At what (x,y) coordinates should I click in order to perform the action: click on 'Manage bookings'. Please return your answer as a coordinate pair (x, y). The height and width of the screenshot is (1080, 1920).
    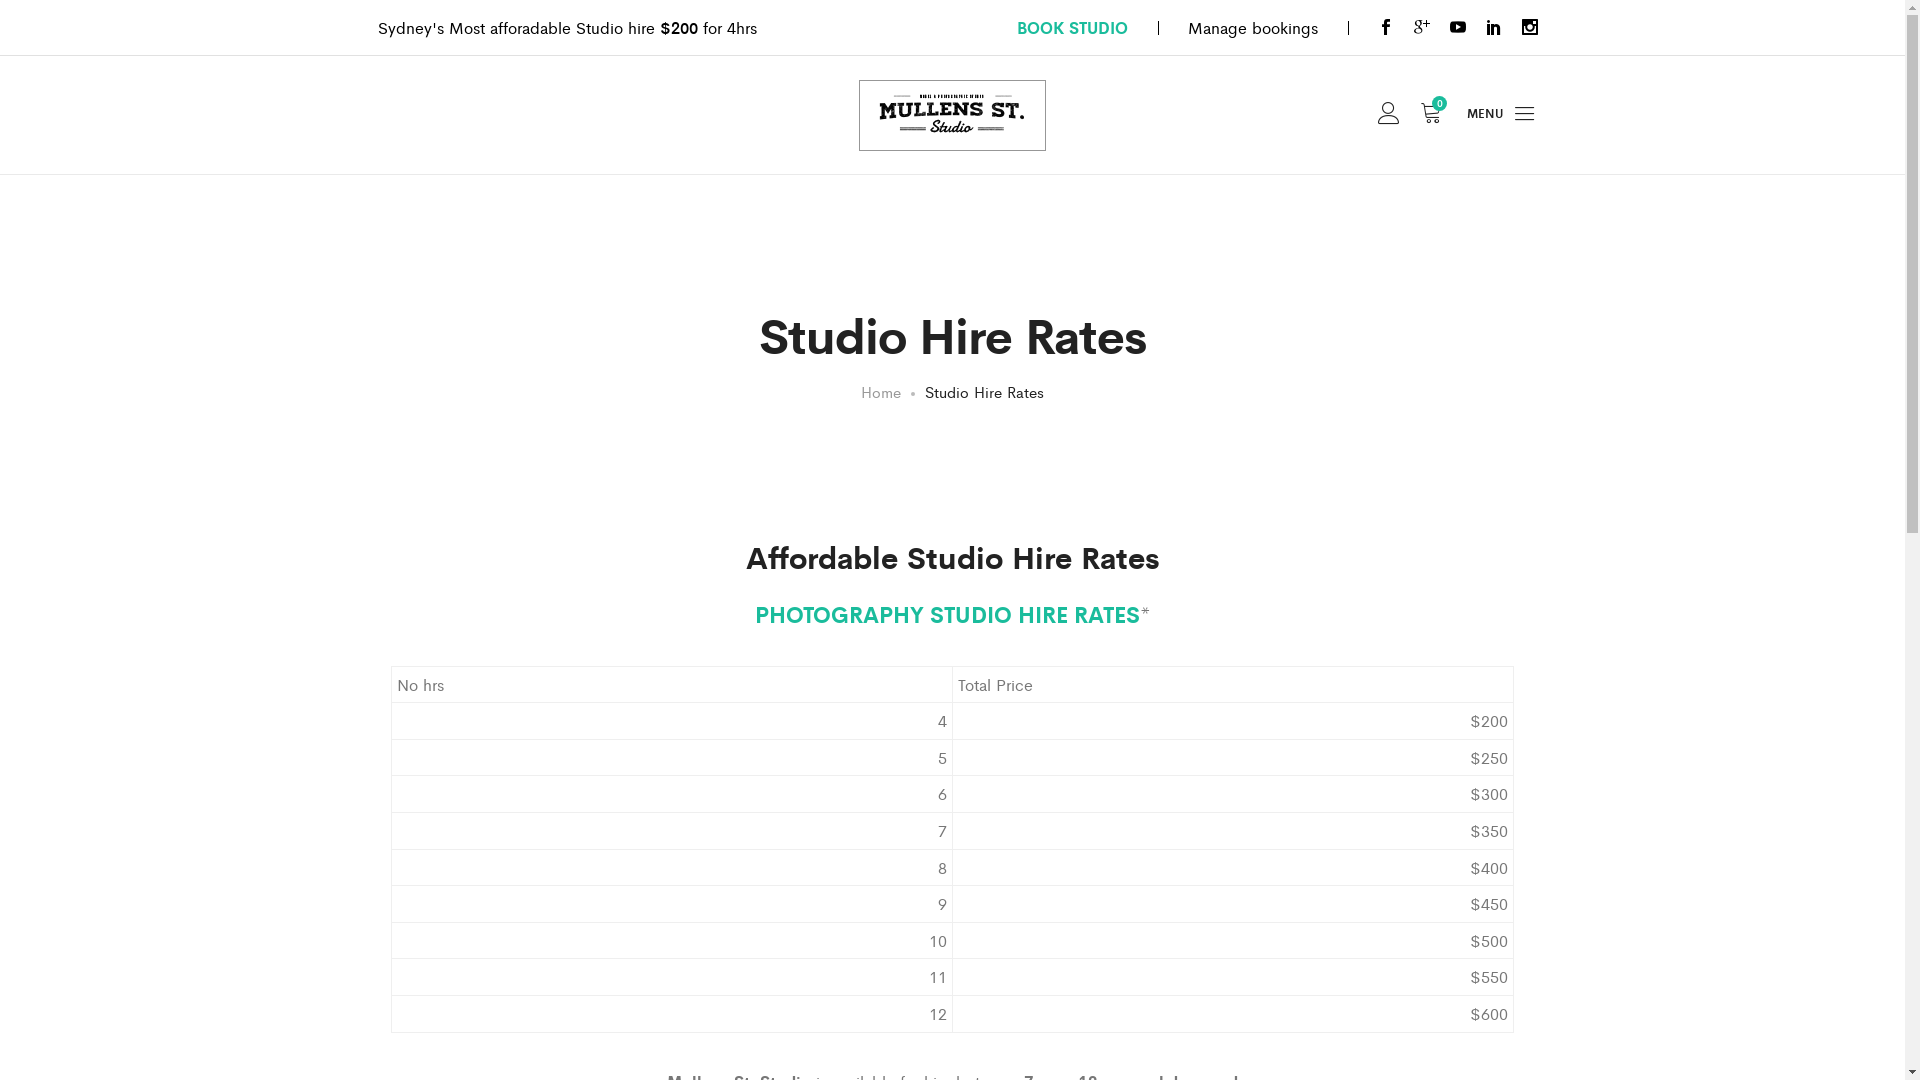
    Looking at the image, I should click on (1251, 27).